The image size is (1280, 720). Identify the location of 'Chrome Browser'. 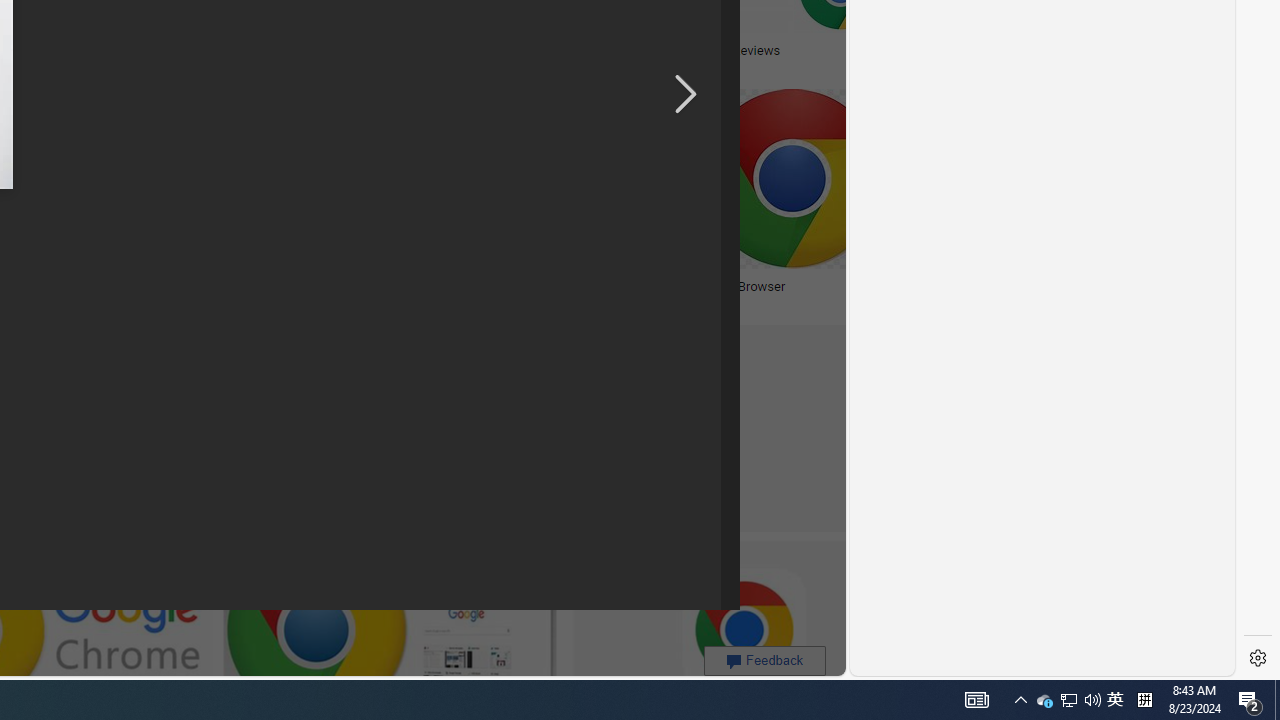
(736, 286).